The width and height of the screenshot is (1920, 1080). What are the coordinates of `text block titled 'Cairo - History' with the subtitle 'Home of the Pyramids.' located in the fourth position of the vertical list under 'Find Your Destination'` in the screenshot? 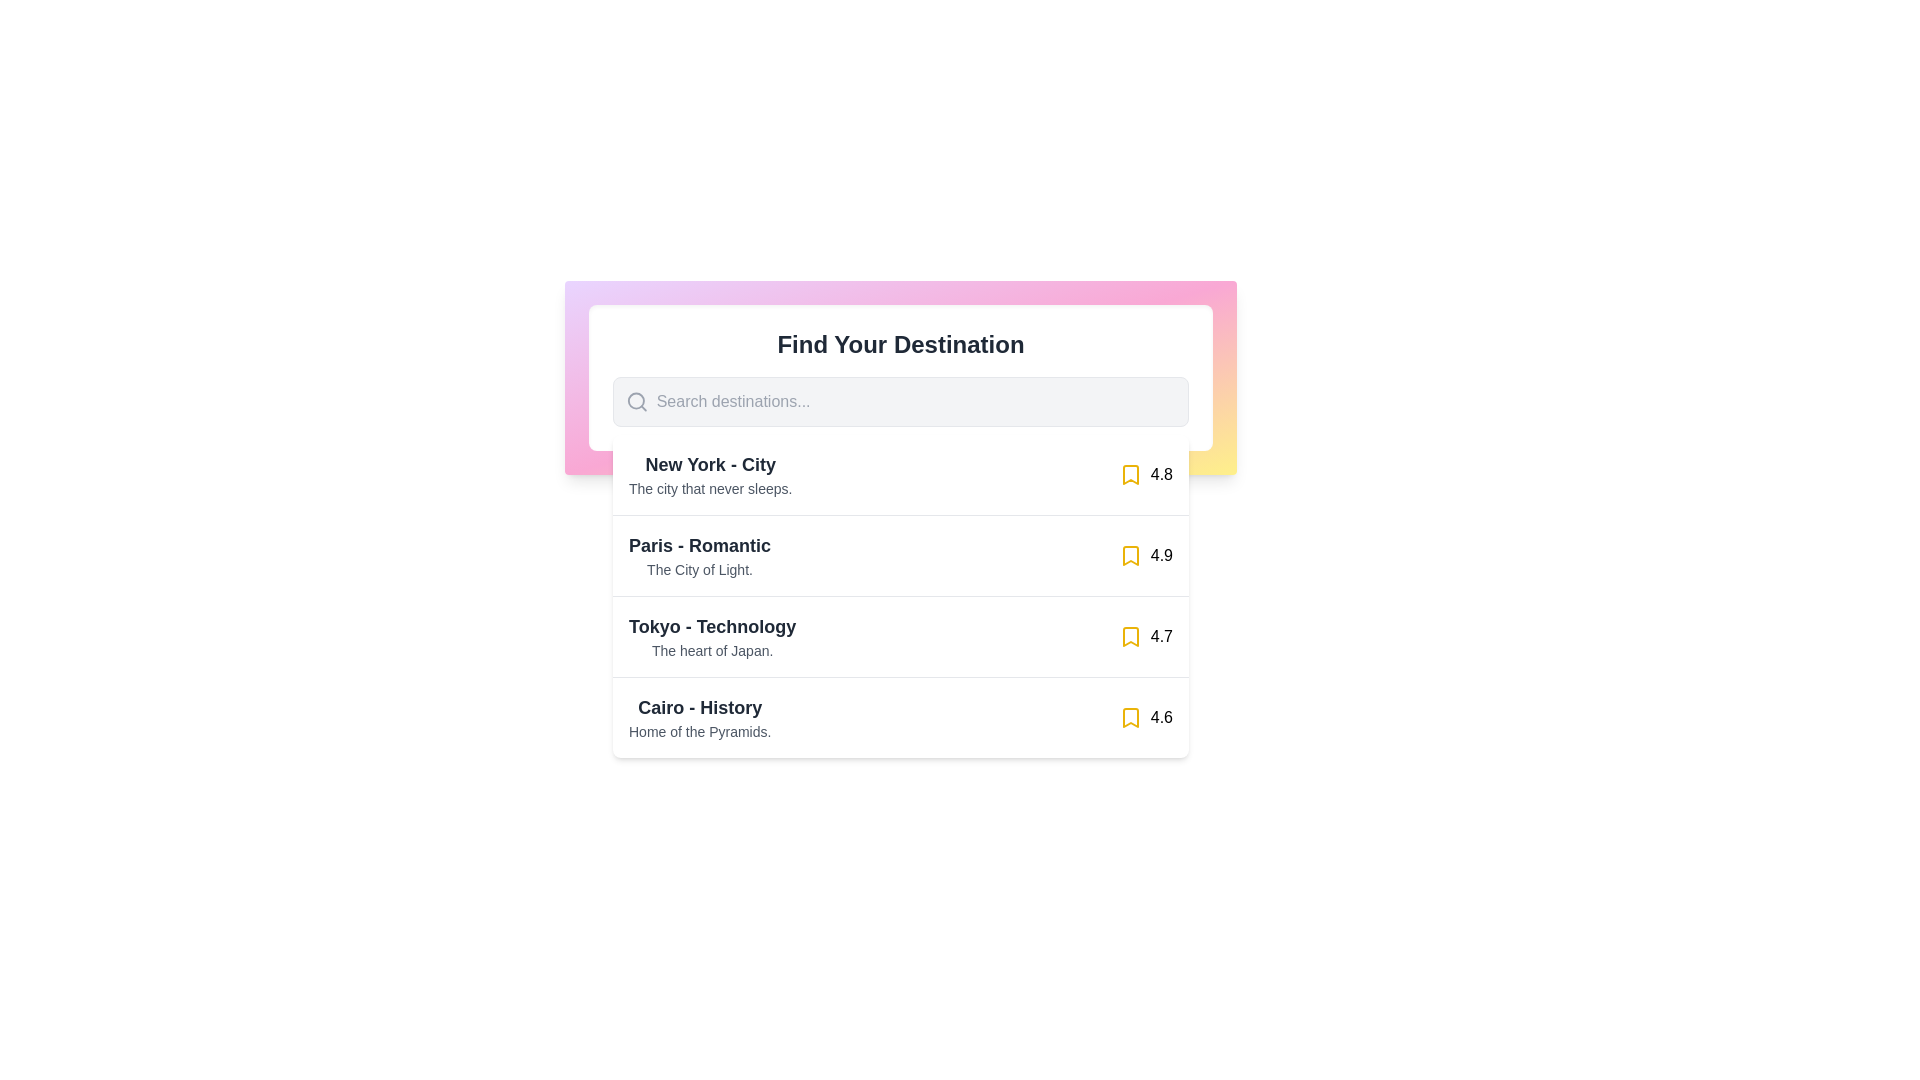 It's located at (700, 716).